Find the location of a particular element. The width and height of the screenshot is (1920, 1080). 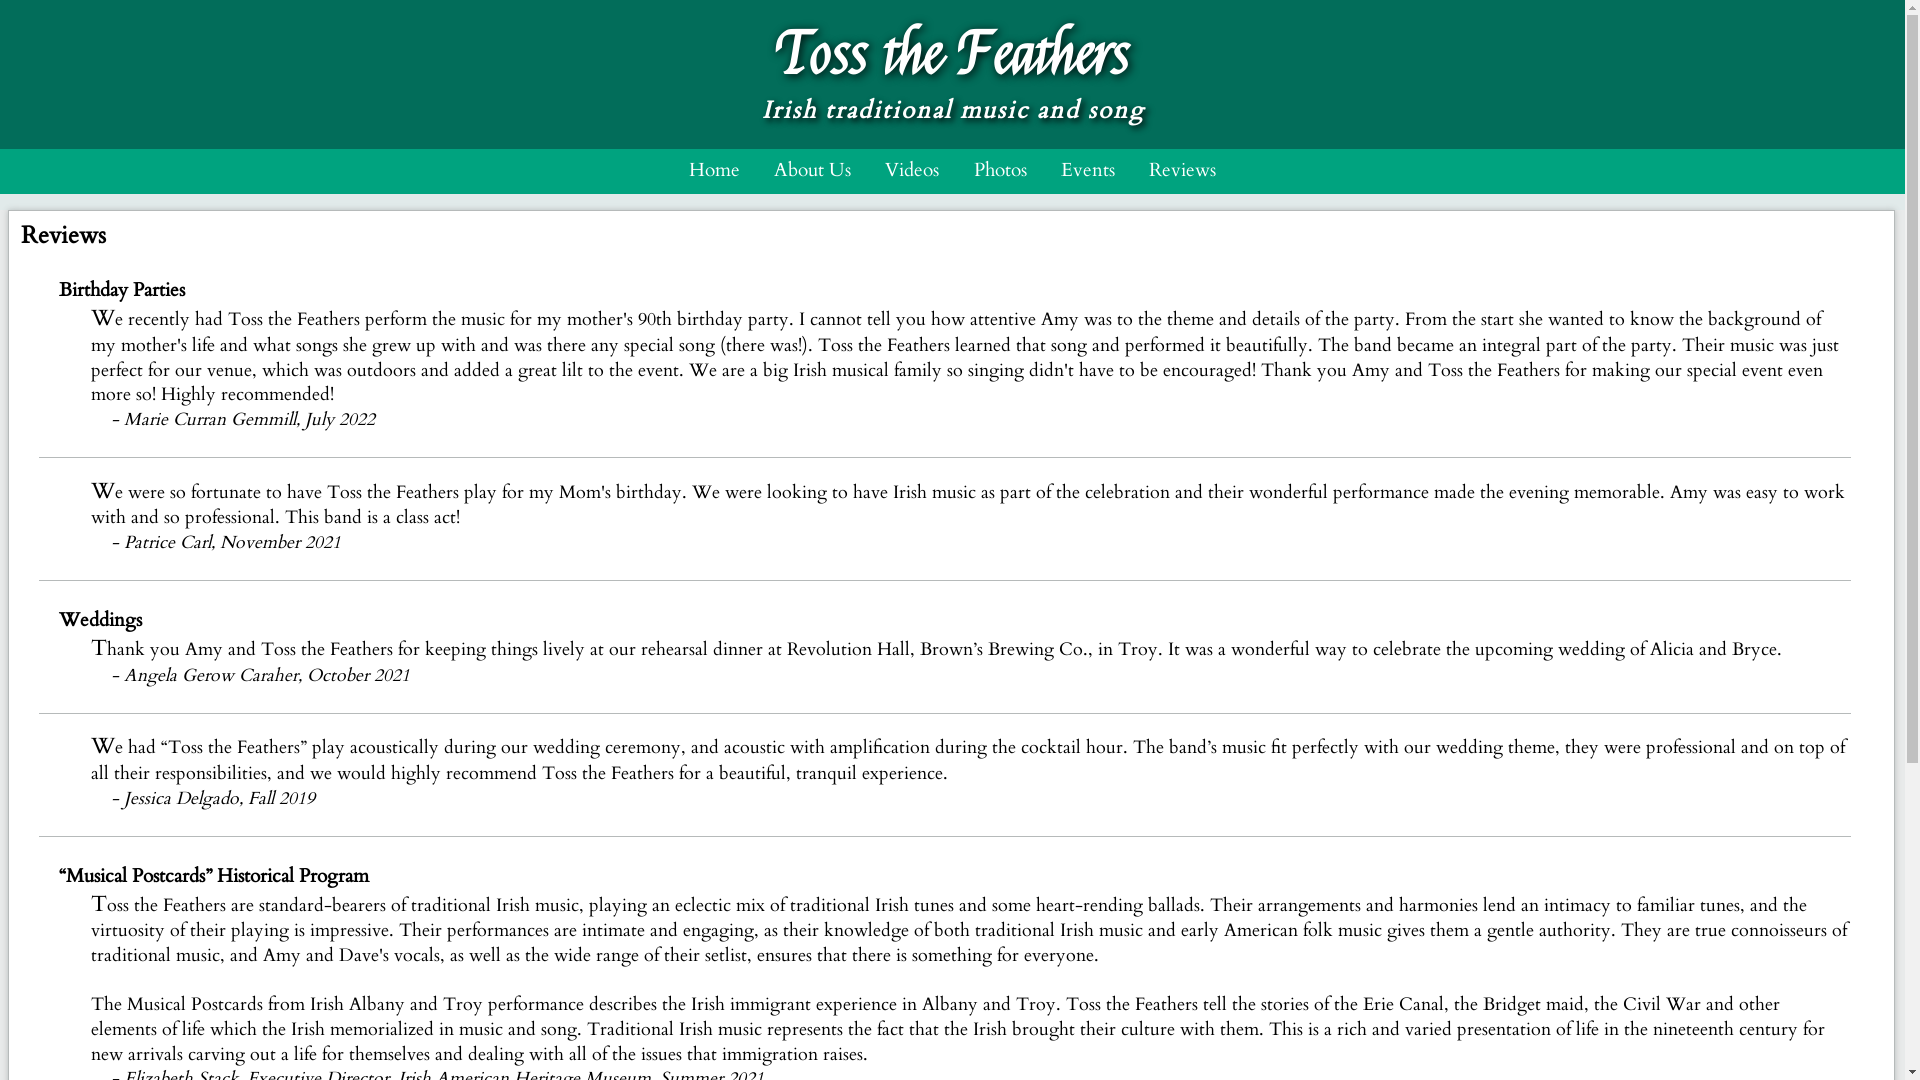

'Photos' is located at coordinates (974, 168).